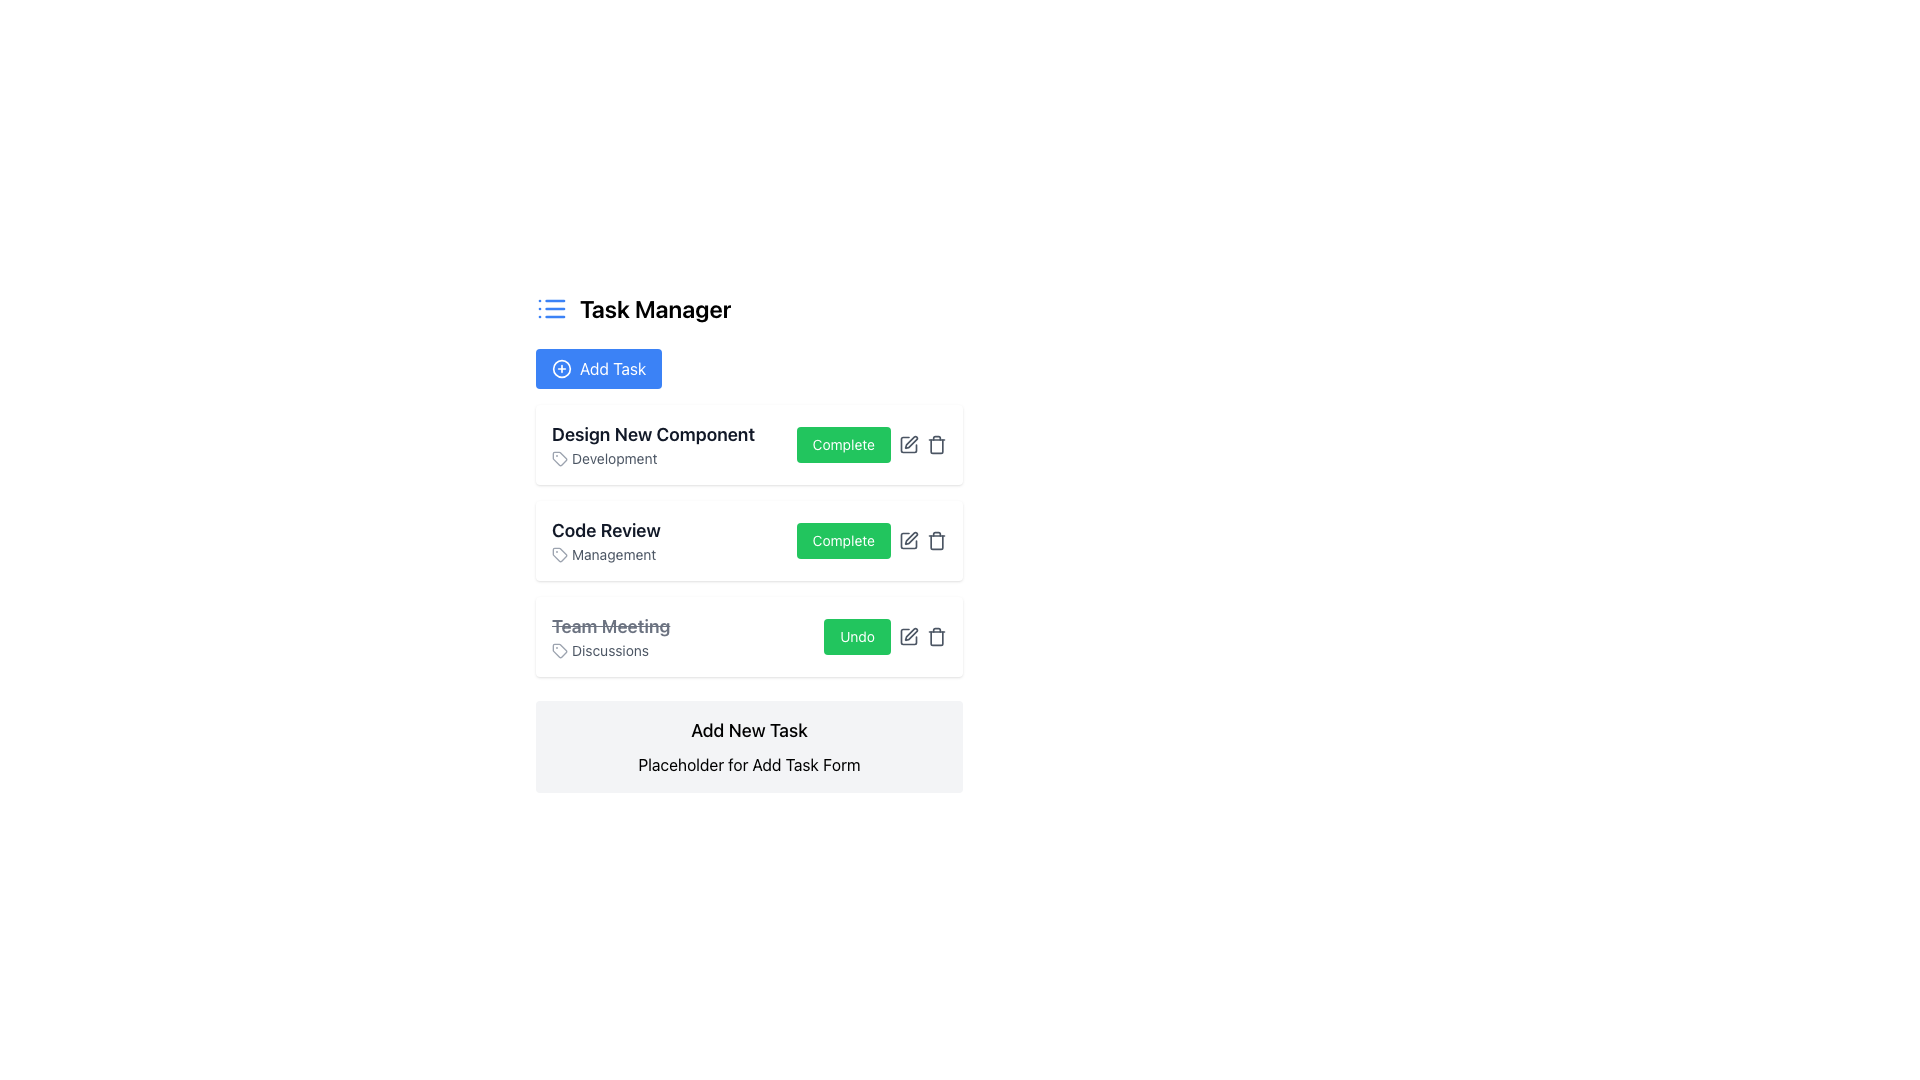  I want to click on the 'Discussions' label, which is styled in a small font size with a light gray color and has a tag icon on its left, located below the 'Team Meeting' text, so click(610, 651).